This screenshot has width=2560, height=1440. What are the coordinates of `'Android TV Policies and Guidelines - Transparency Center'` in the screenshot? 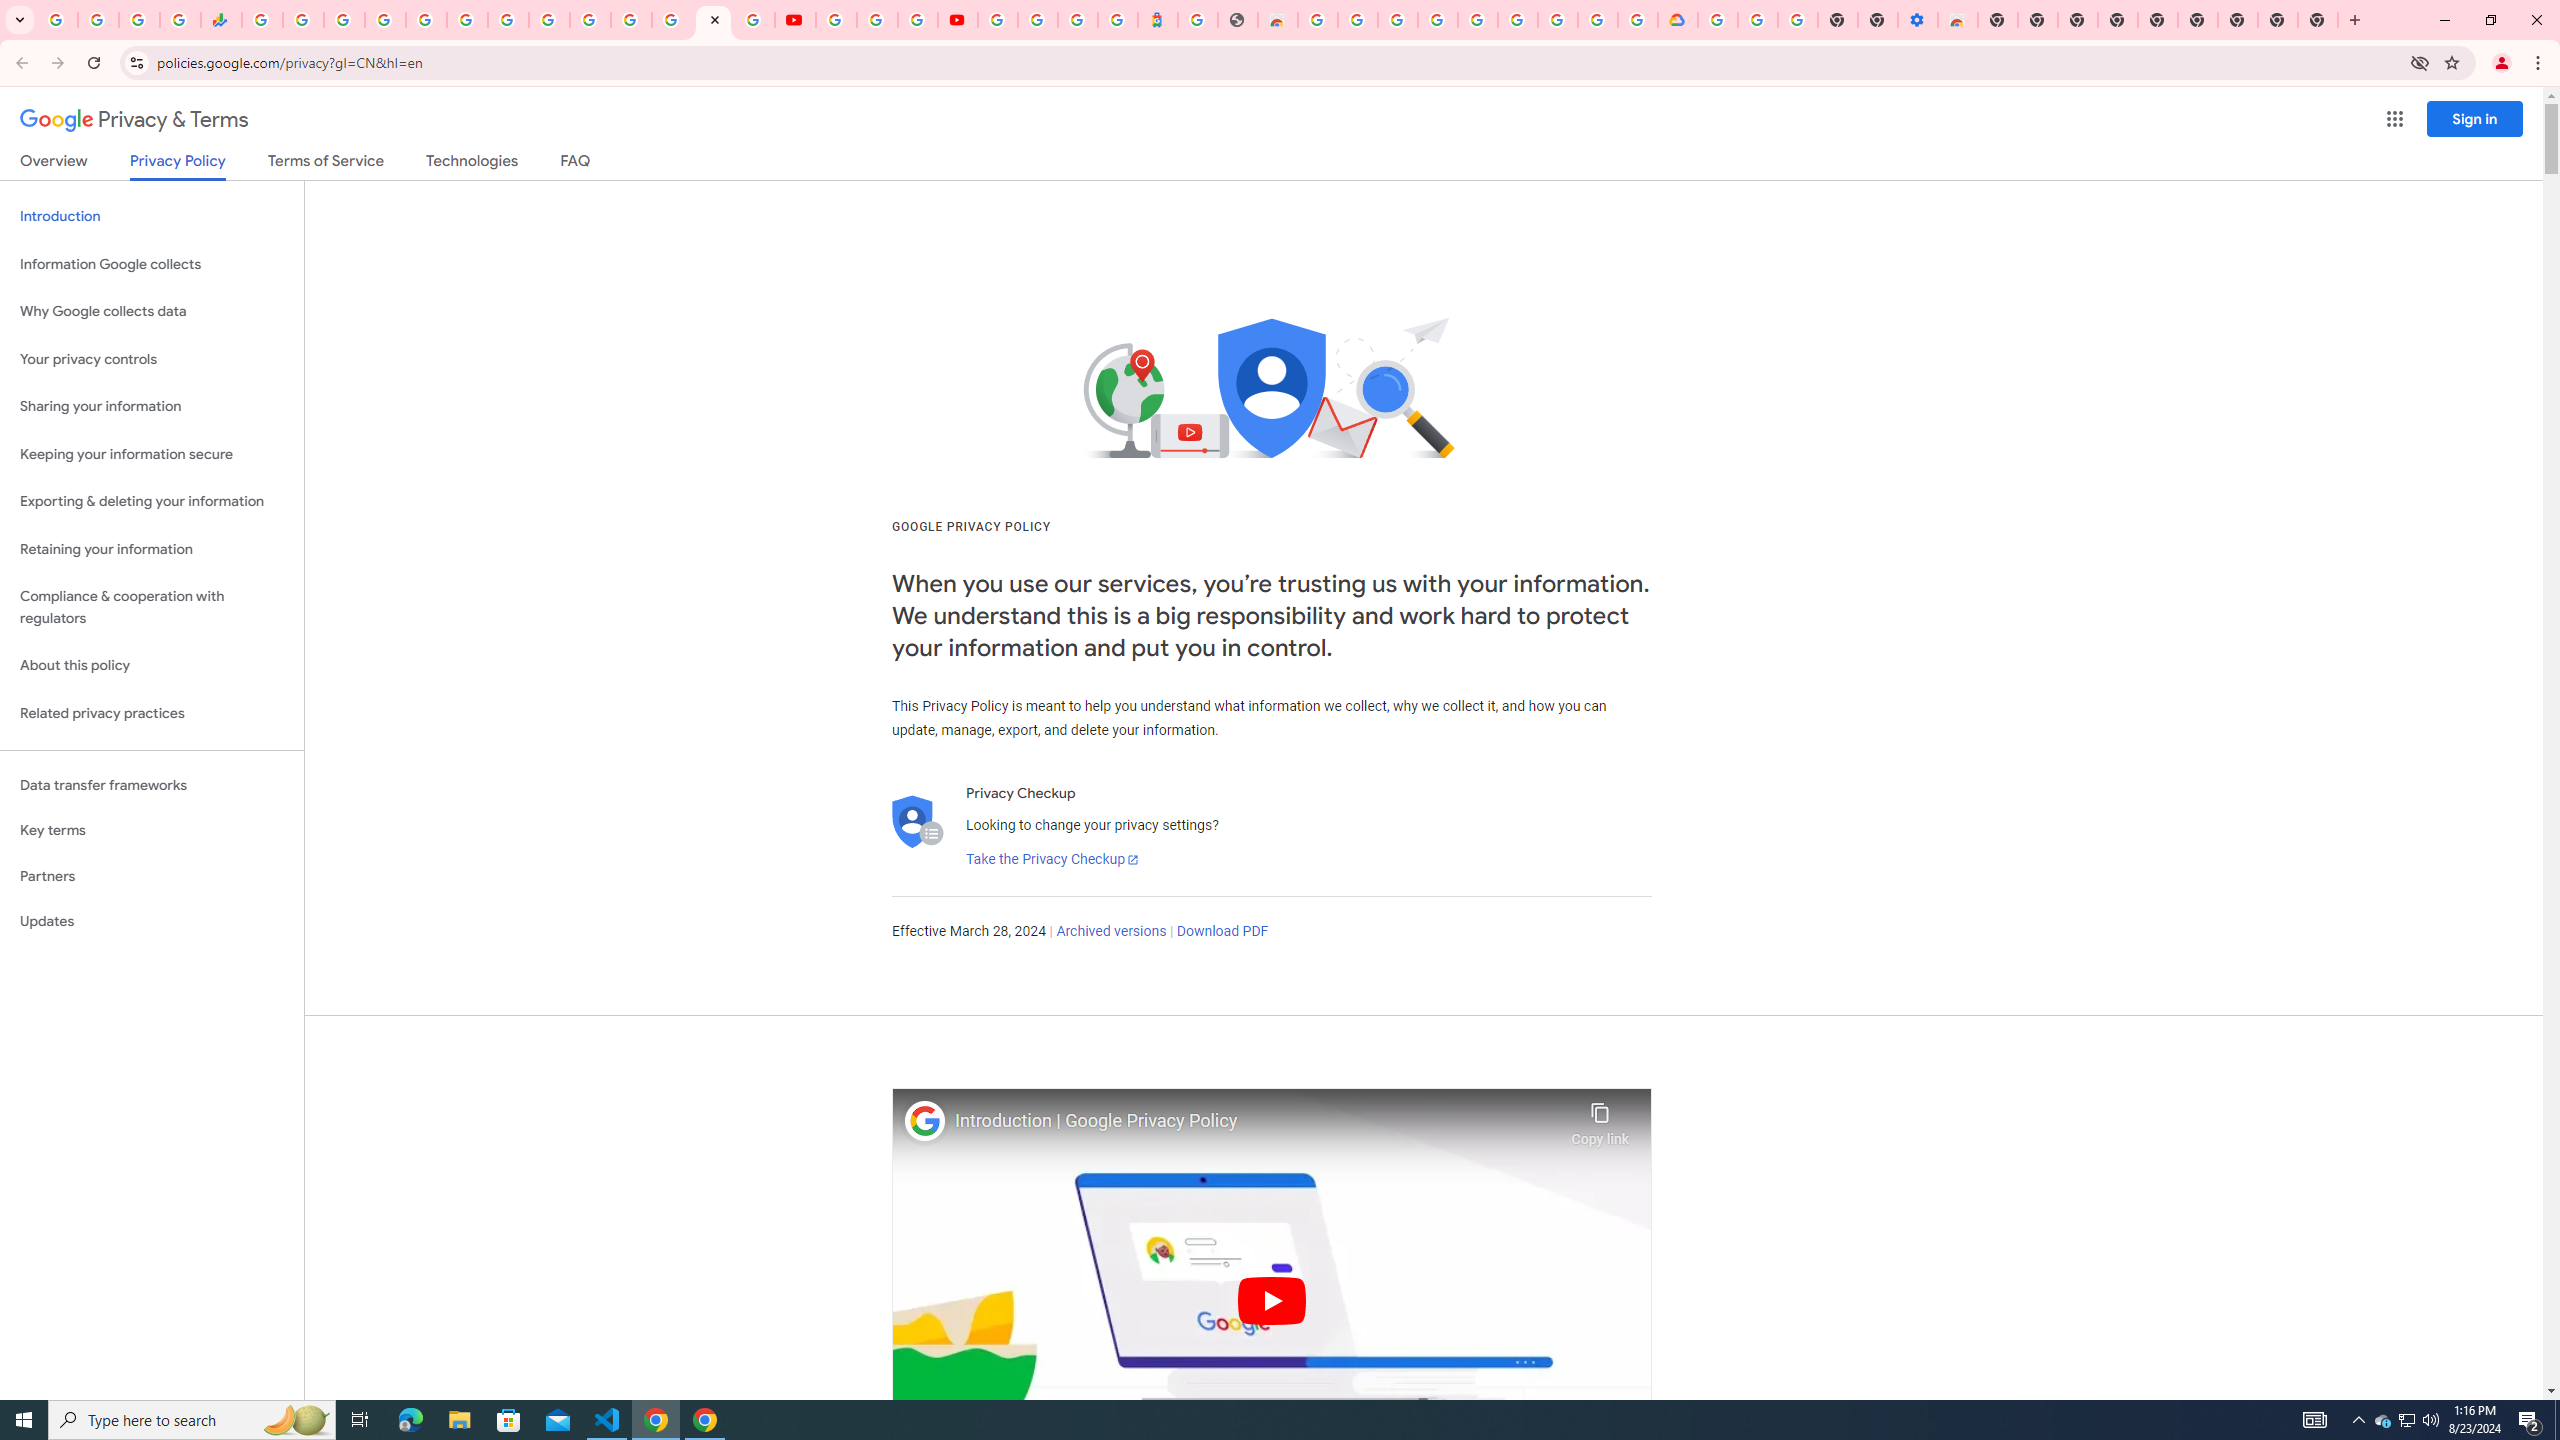 It's located at (507, 19).